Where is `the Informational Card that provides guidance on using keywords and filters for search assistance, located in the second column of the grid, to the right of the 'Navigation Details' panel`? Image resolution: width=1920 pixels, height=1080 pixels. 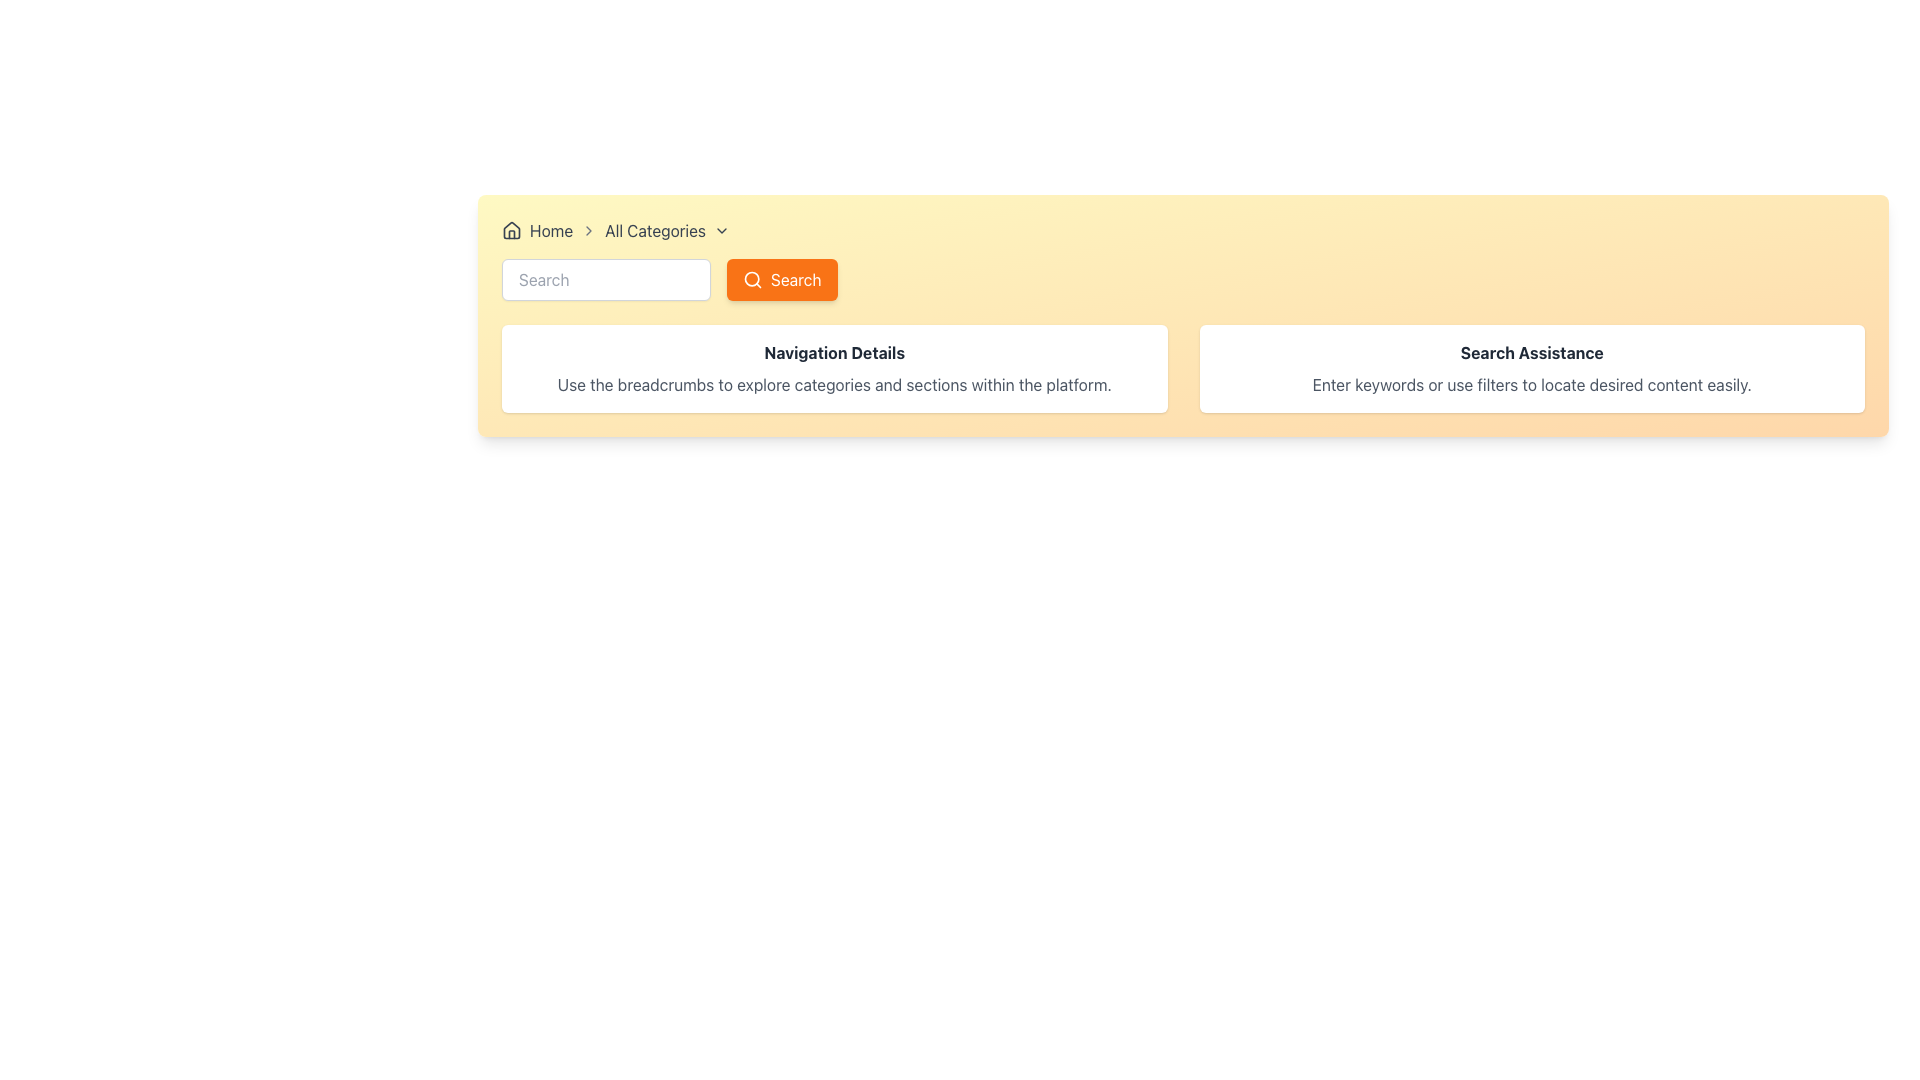 the Informational Card that provides guidance on using keywords and filters for search assistance, located in the second column of the grid, to the right of the 'Navigation Details' panel is located at coordinates (1531, 369).